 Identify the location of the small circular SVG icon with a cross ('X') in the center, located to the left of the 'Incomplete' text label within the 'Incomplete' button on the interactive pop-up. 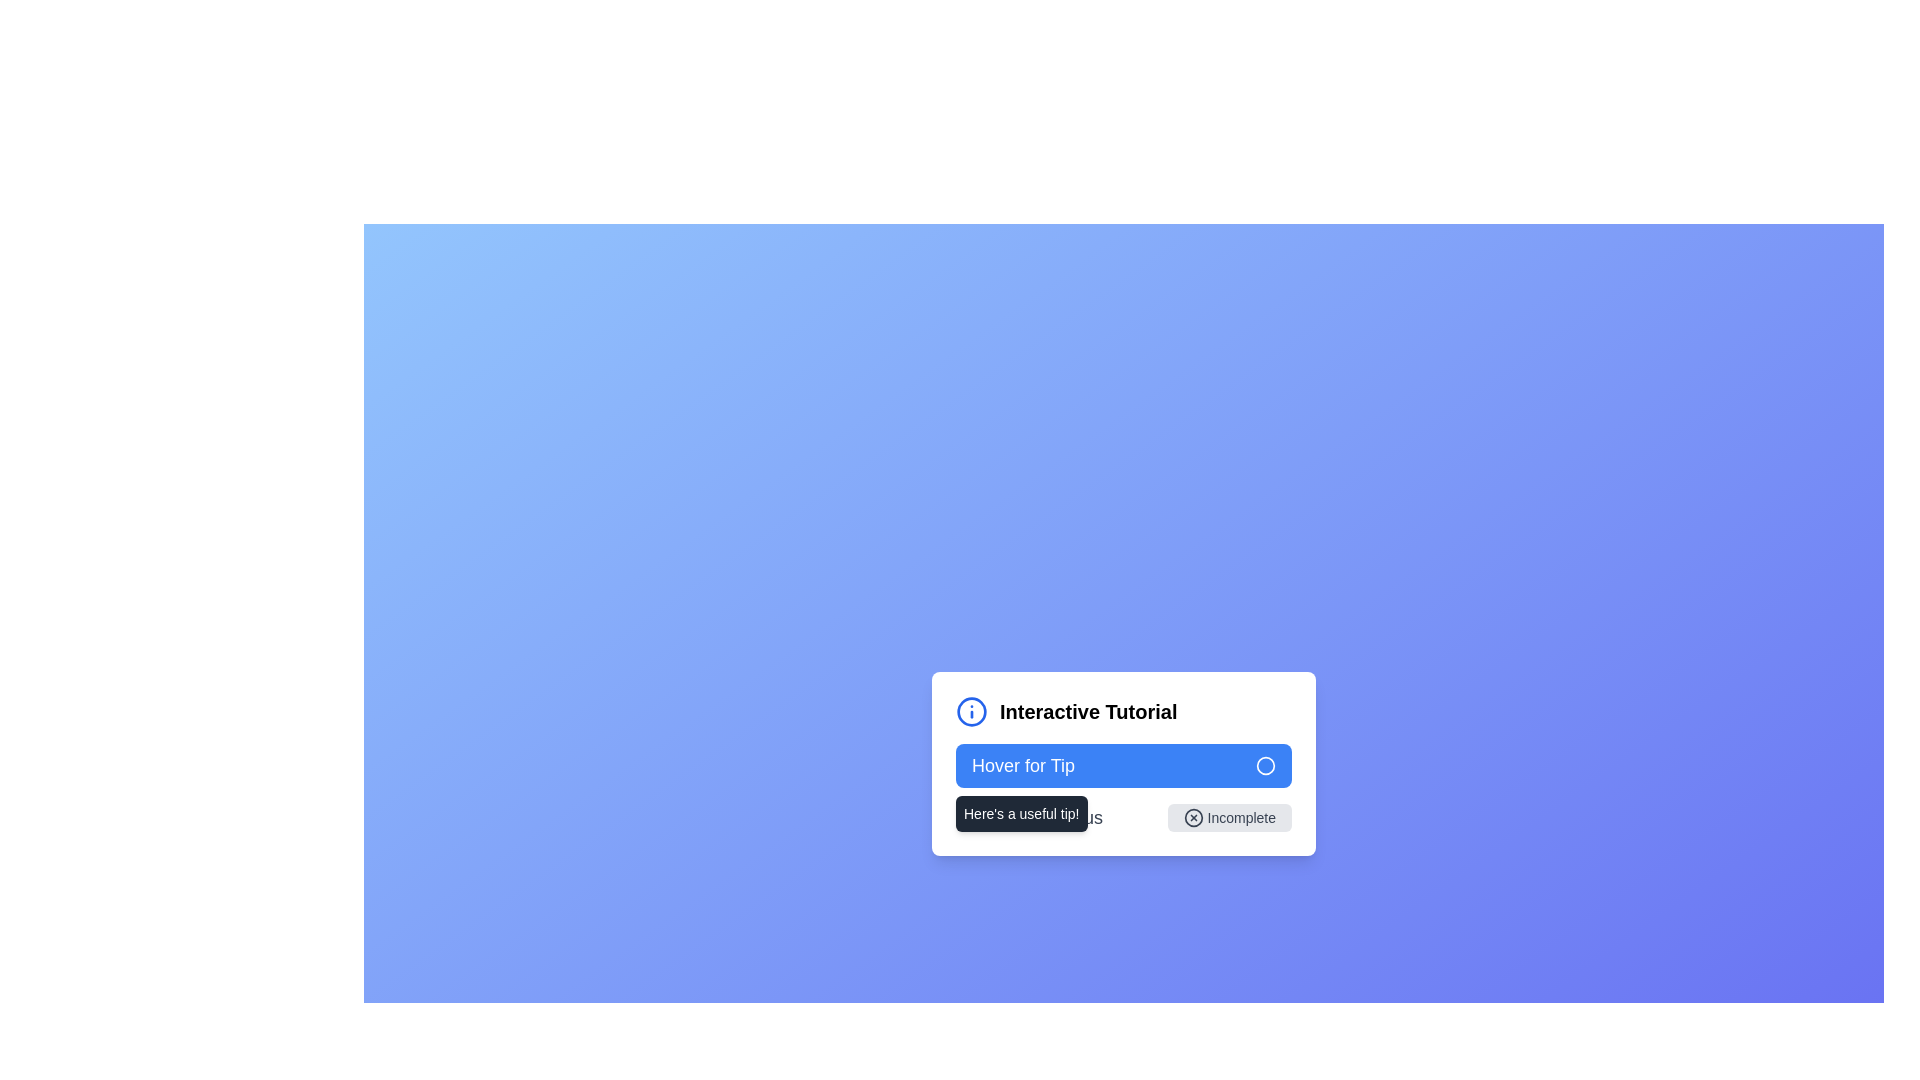
(1193, 817).